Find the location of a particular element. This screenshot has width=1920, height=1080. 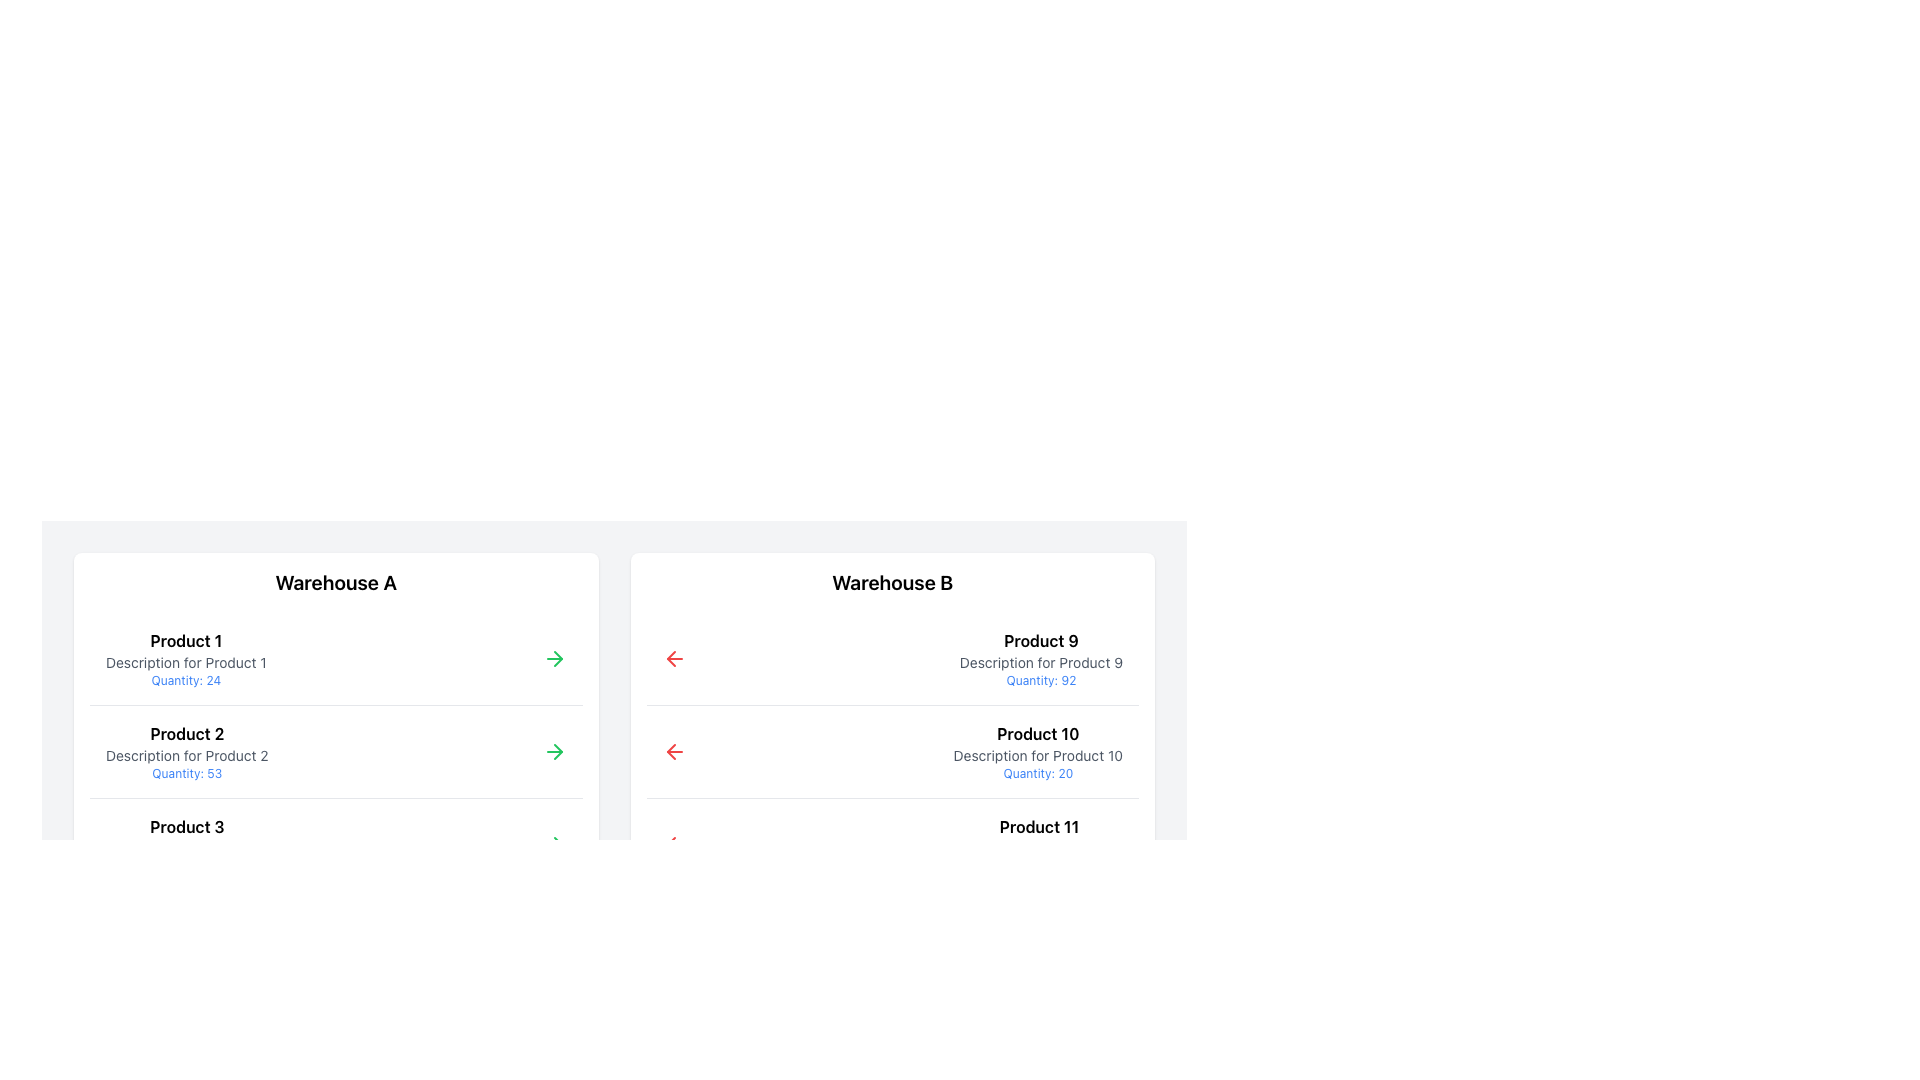

the green right-pointing navigational arrow icon located next to the 'Quantity: 24' text in the product listing titled 'Product 1' is located at coordinates (554, 659).